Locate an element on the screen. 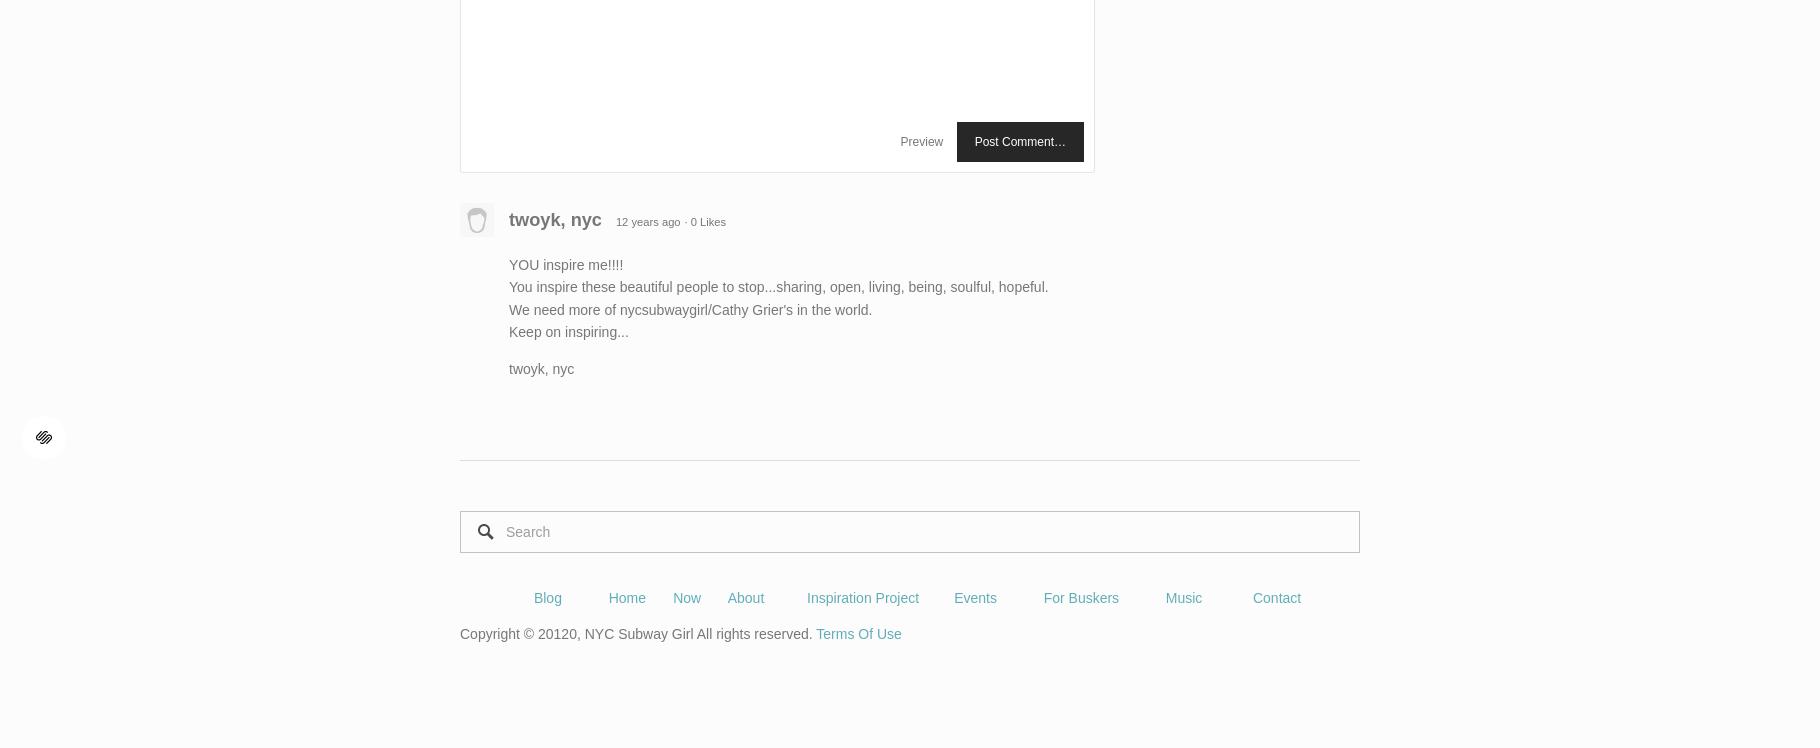  '· 0 Likes' is located at coordinates (705, 222).